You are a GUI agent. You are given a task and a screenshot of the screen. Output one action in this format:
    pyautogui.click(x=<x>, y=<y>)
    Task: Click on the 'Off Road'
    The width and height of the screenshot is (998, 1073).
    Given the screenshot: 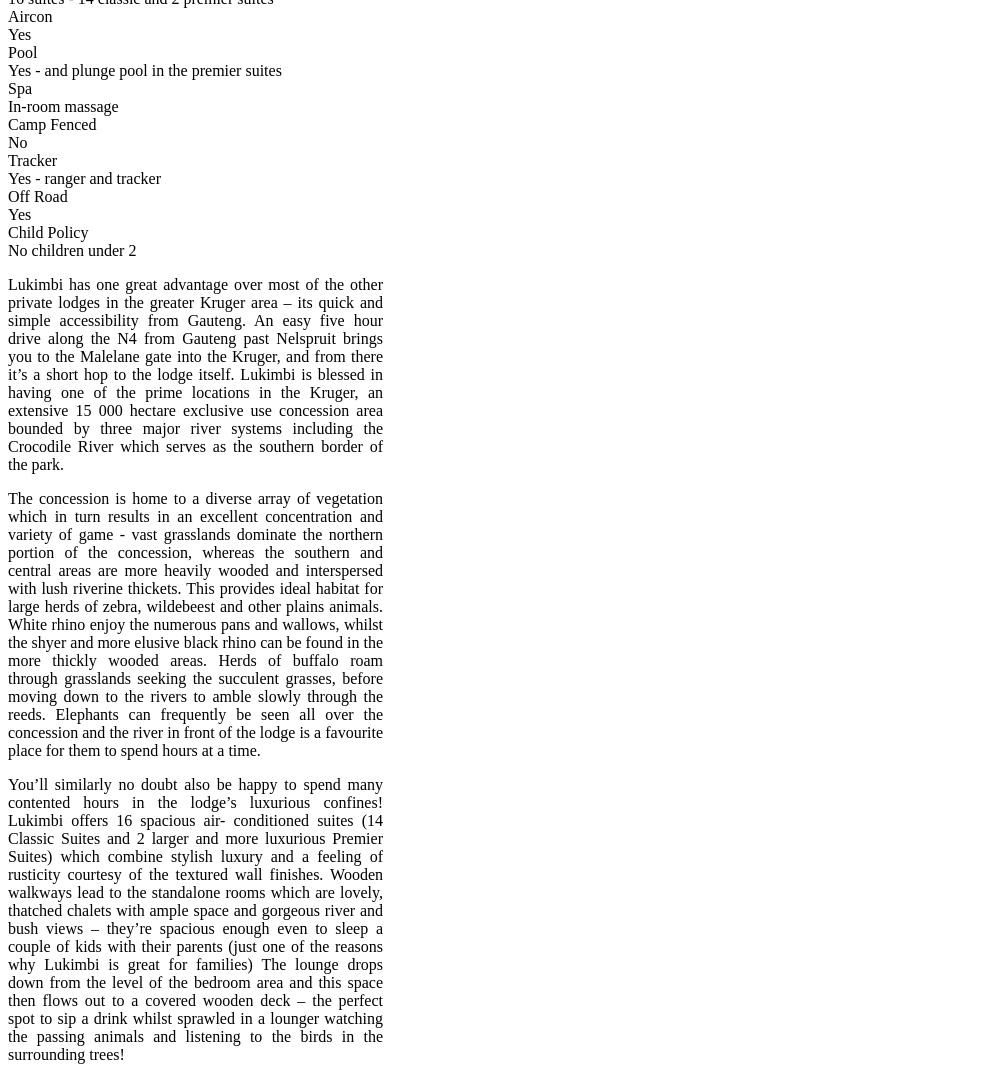 What is the action you would take?
    pyautogui.click(x=37, y=196)
    